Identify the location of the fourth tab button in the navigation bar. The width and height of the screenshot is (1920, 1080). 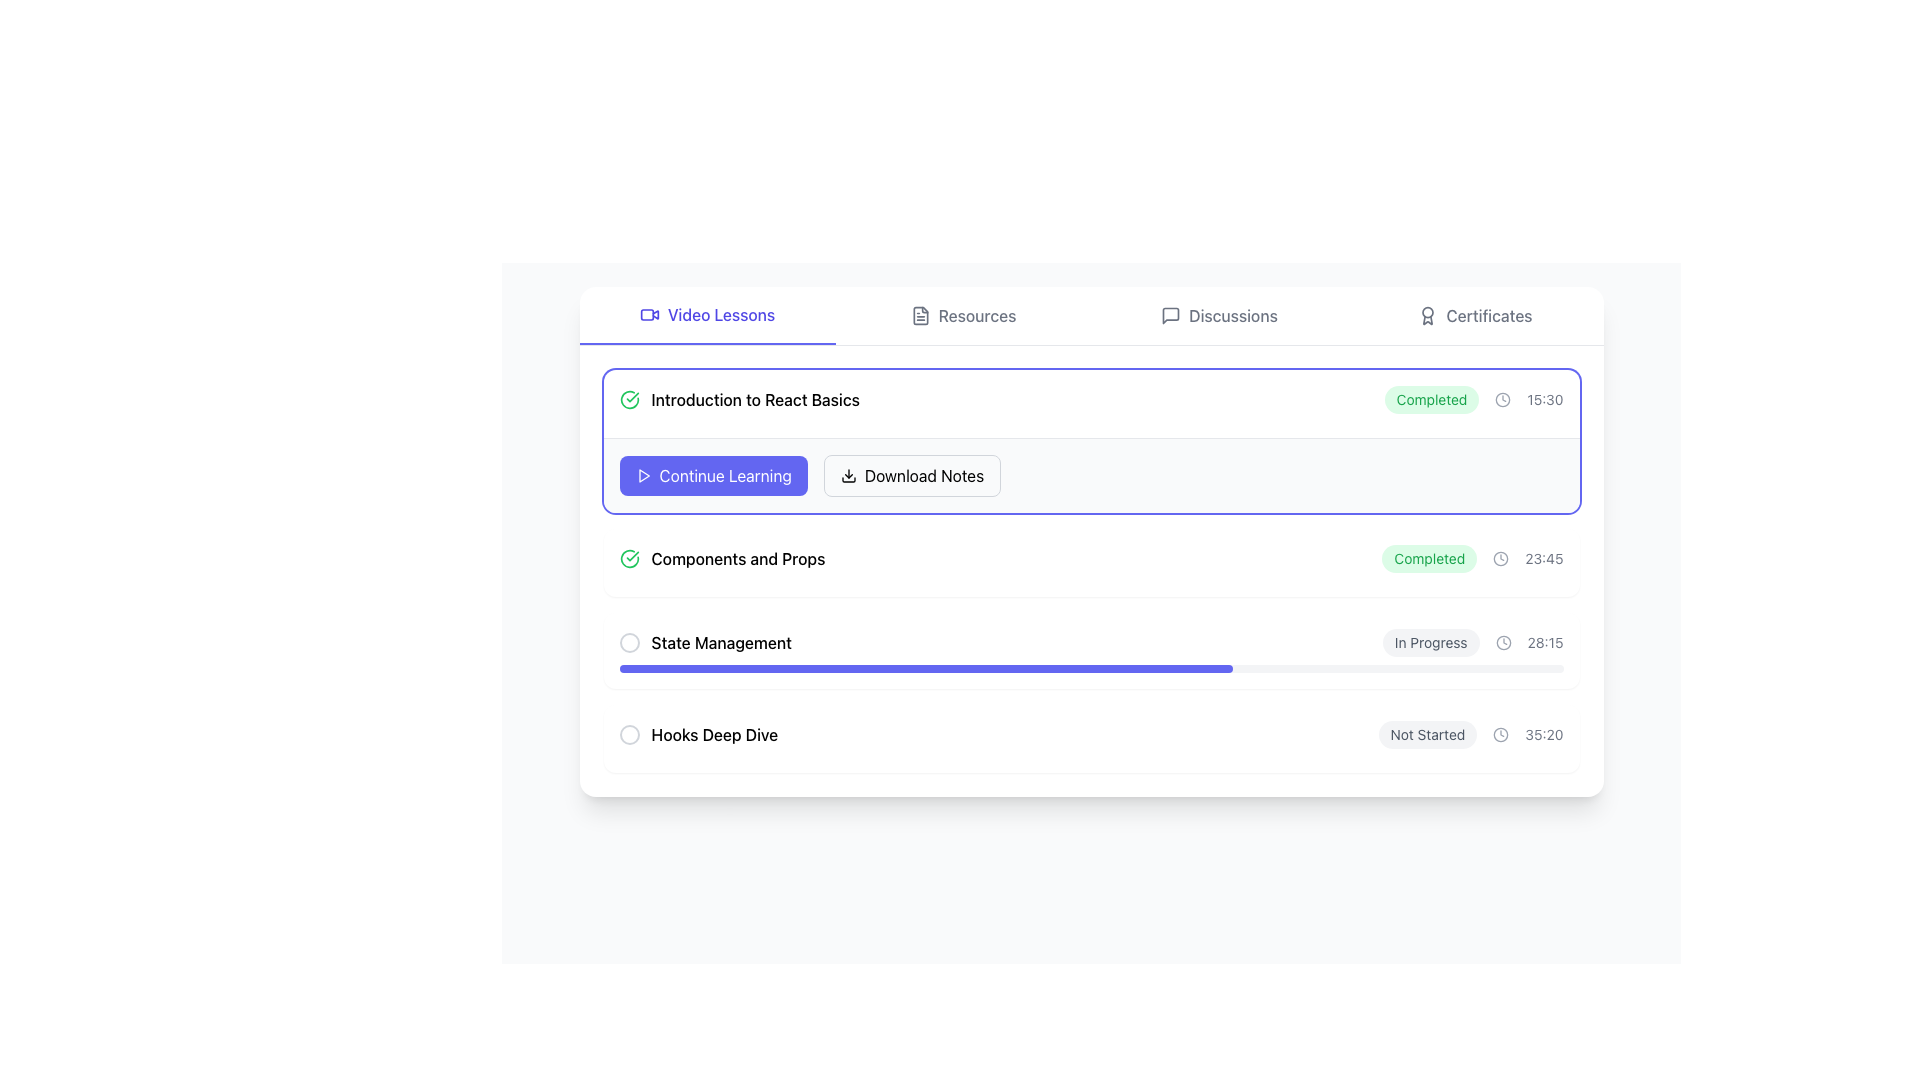
(1475, 315).